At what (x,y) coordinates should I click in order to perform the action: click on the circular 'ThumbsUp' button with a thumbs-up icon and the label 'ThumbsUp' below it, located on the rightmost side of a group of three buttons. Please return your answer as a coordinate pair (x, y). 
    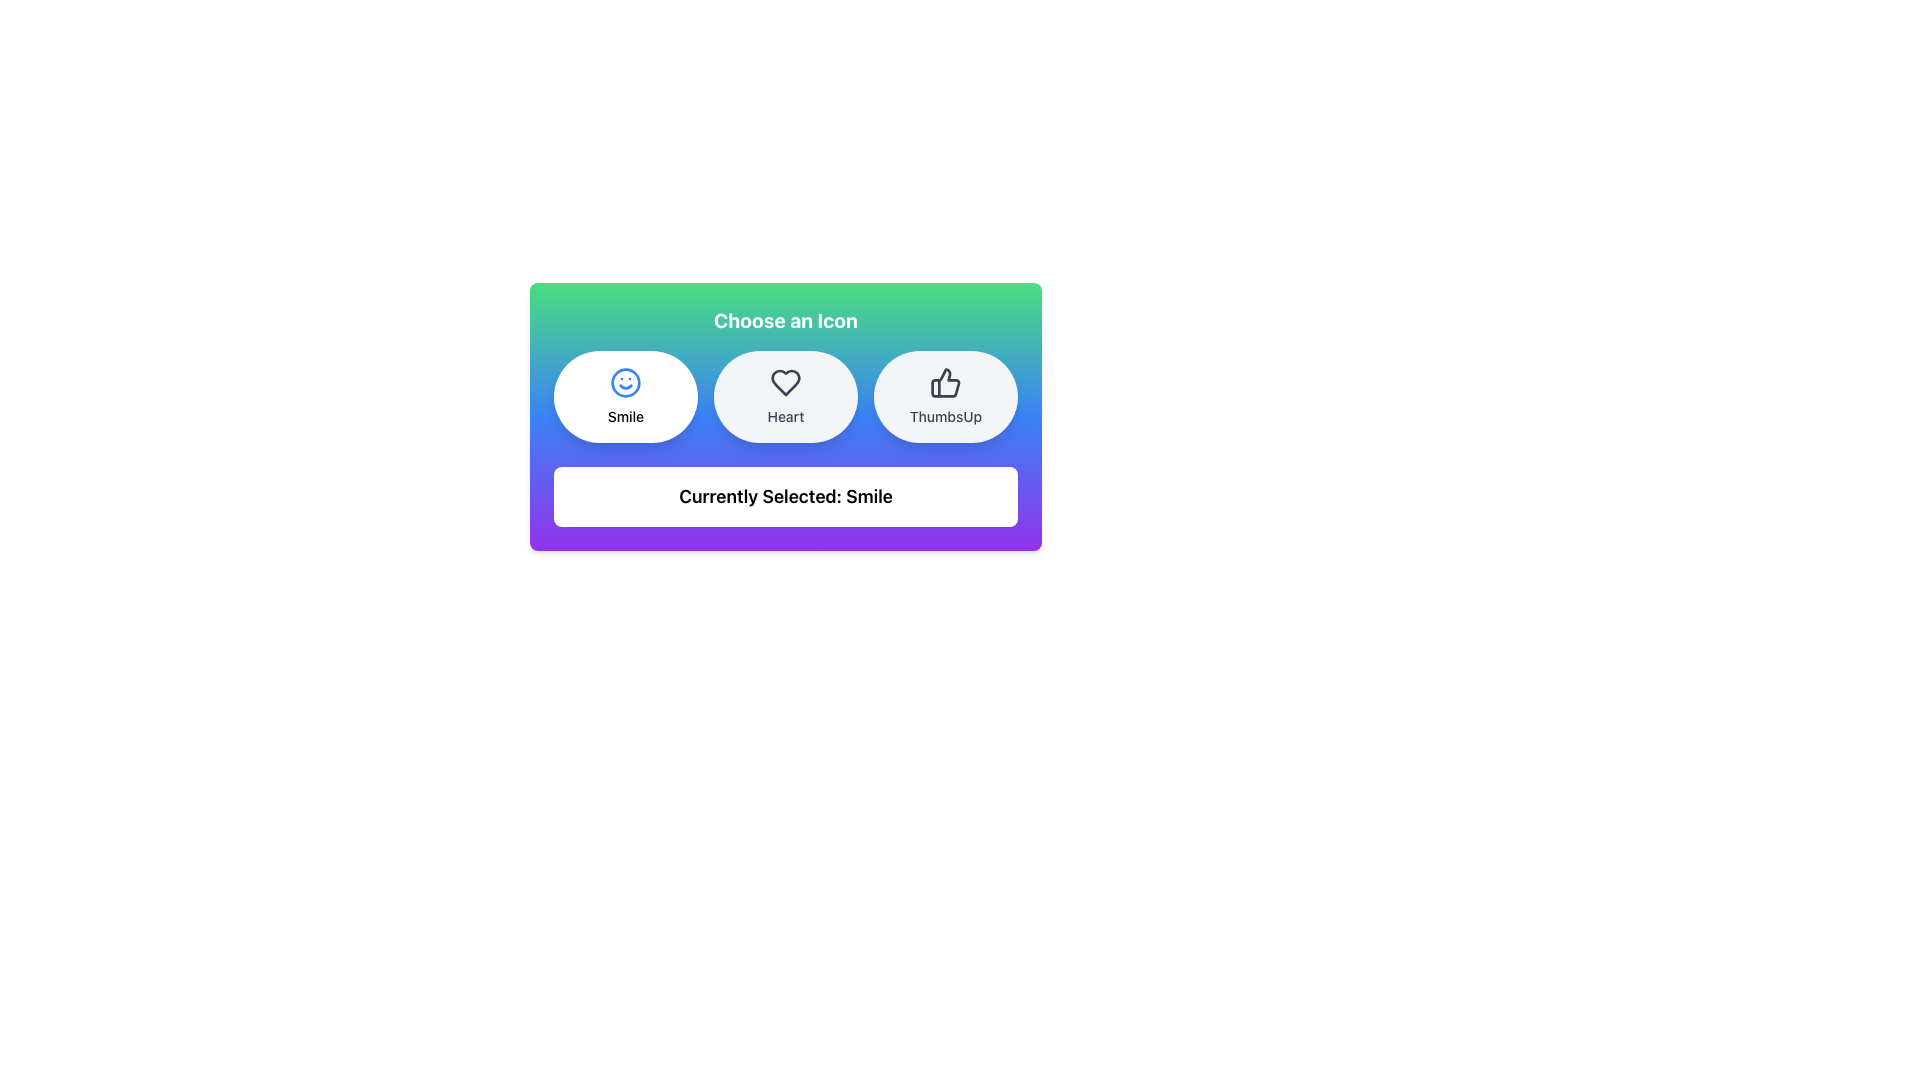
    Looking at the image, I should click on (944, 397).